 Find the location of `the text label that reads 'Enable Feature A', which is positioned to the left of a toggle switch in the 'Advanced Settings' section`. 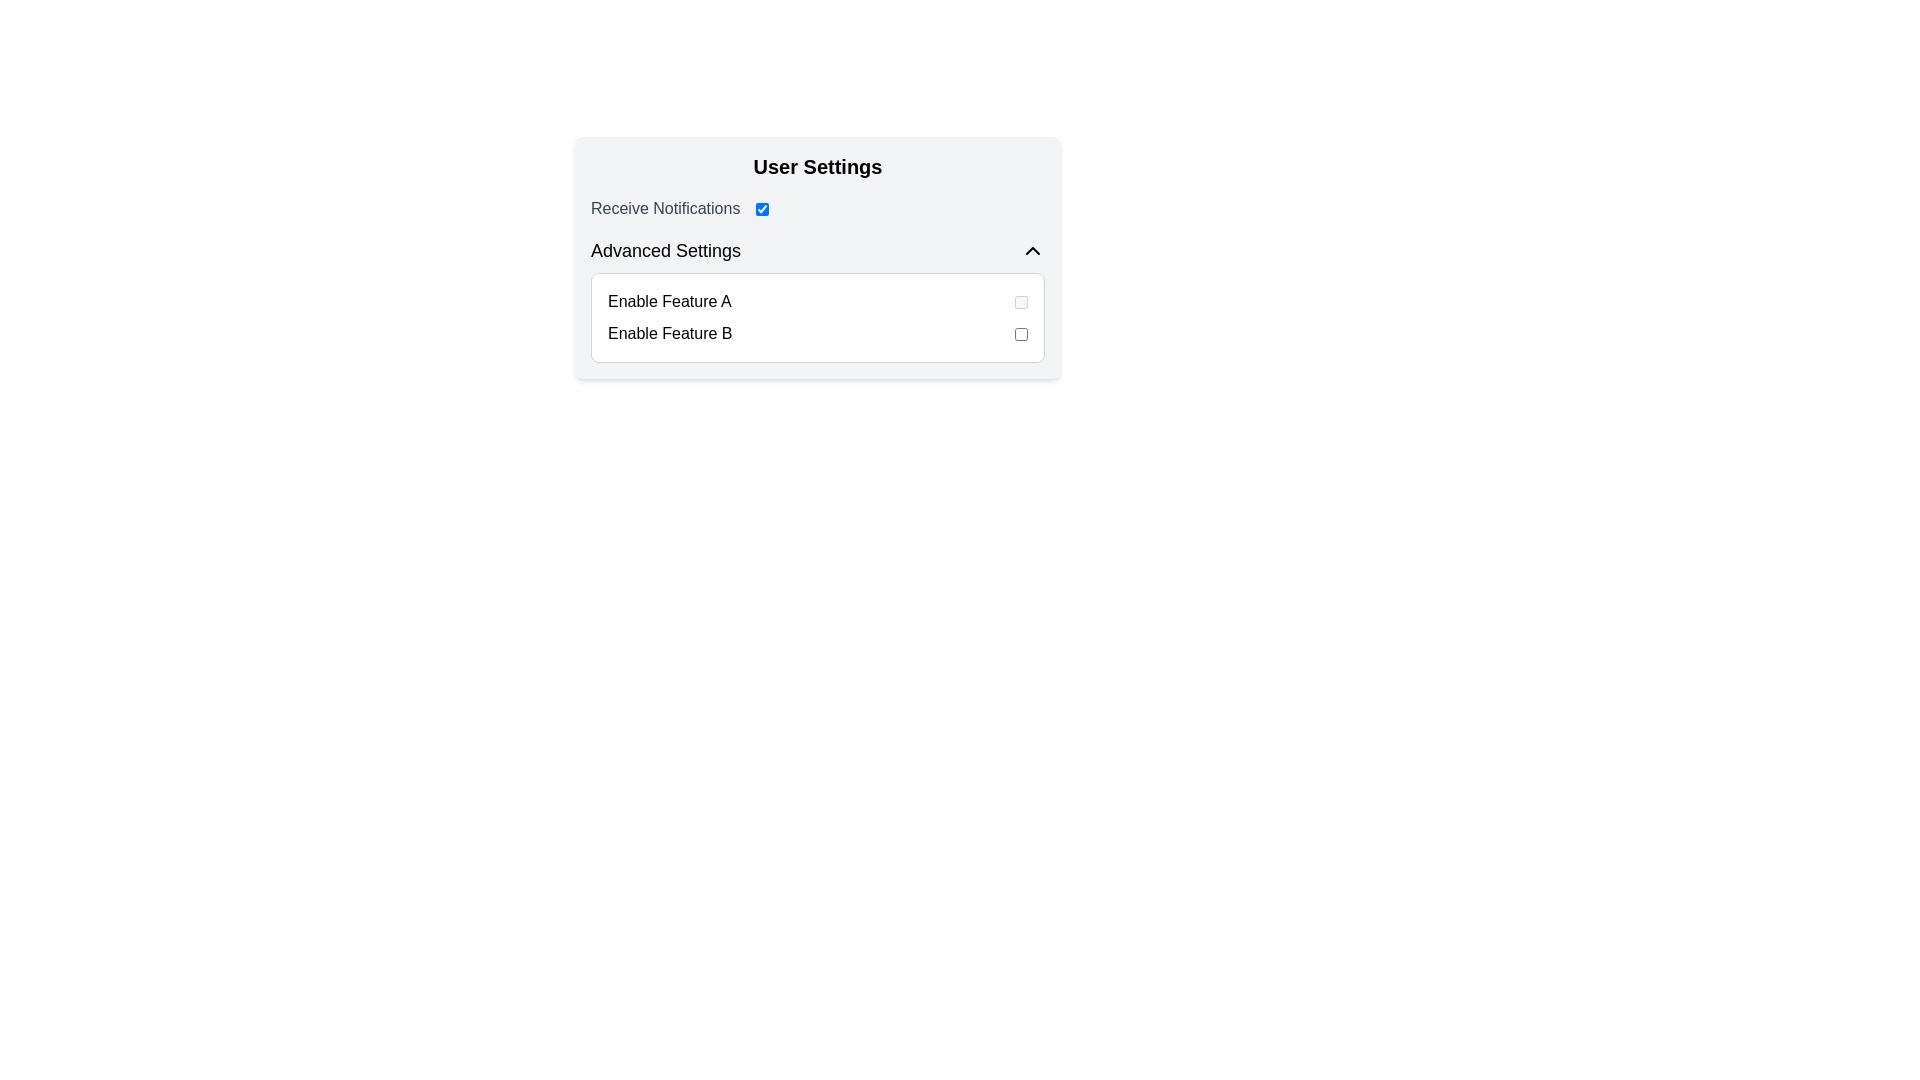

the text label that reads 'Enable Feature A', which is positioned to the left of a toggle switch in the 'Advanced Settings' section is located at coordinates (669, 301).